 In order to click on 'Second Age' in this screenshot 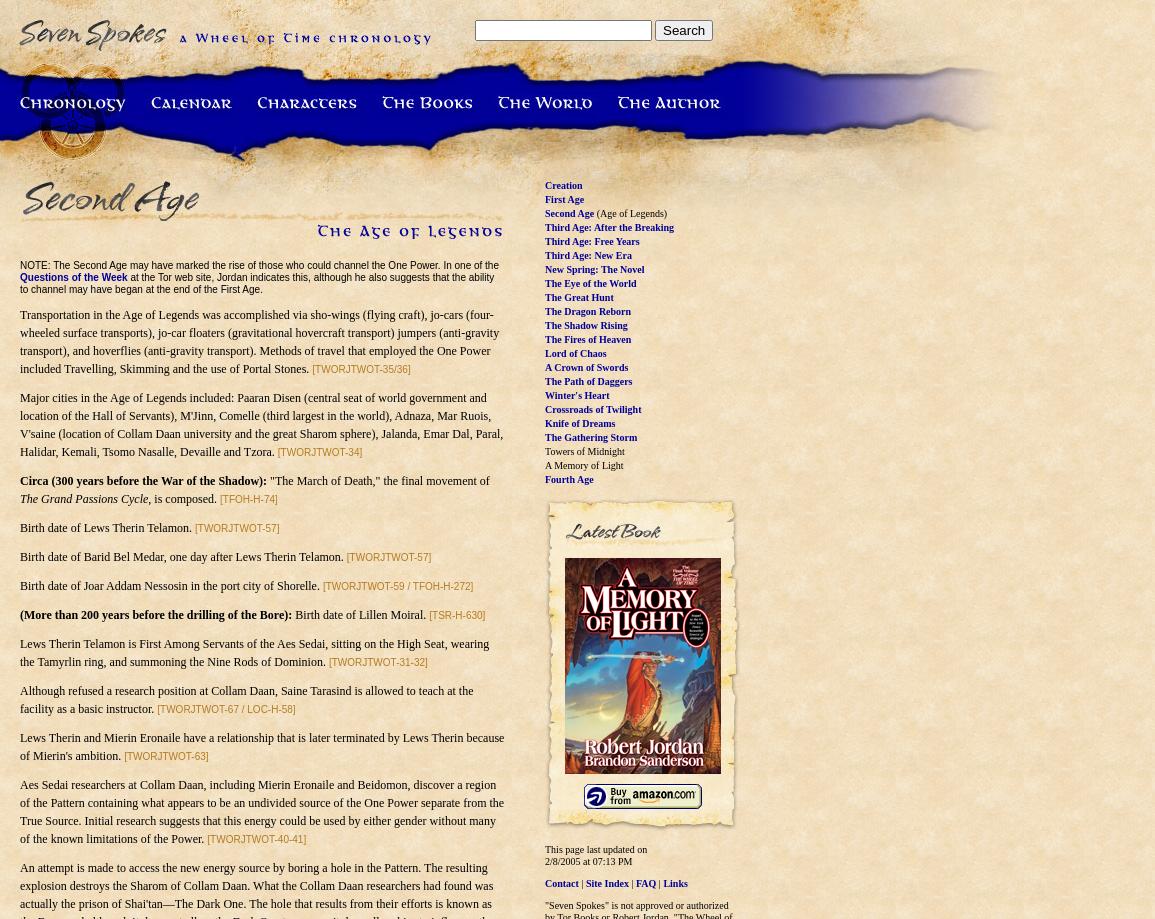, I will do `click(568, 213)`.